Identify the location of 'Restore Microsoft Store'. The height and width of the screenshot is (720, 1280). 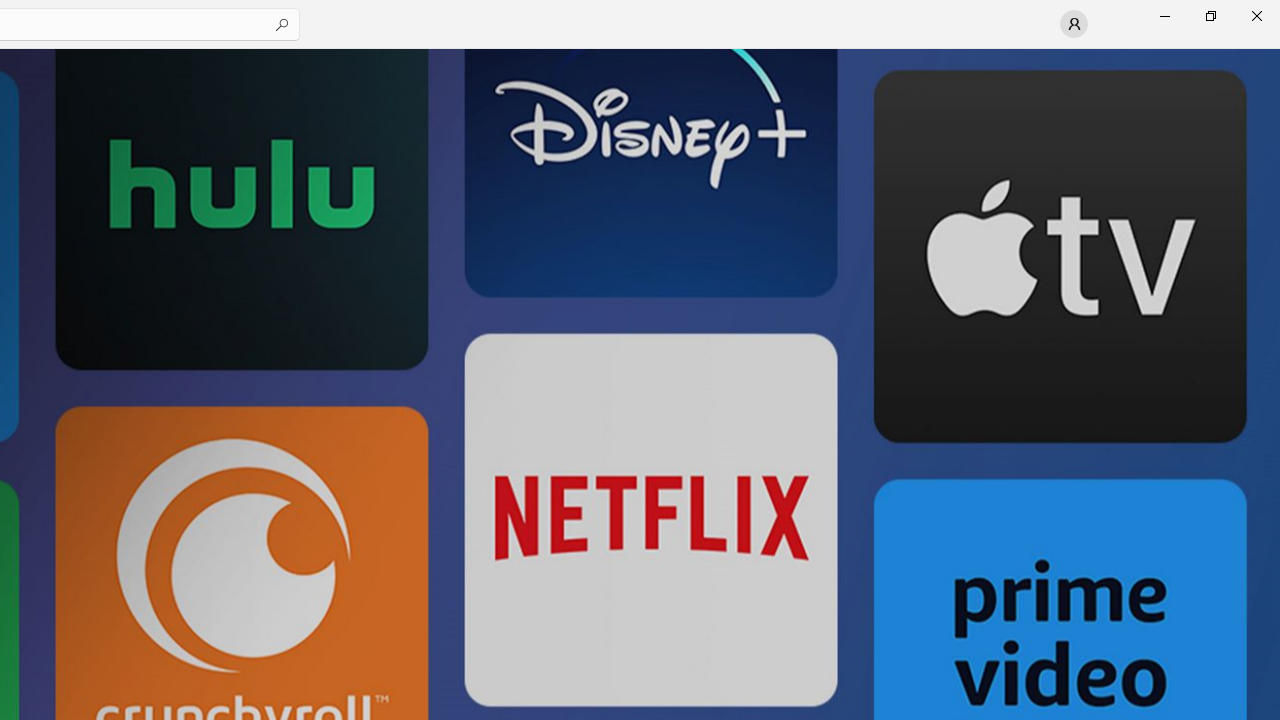
(1209, 15).